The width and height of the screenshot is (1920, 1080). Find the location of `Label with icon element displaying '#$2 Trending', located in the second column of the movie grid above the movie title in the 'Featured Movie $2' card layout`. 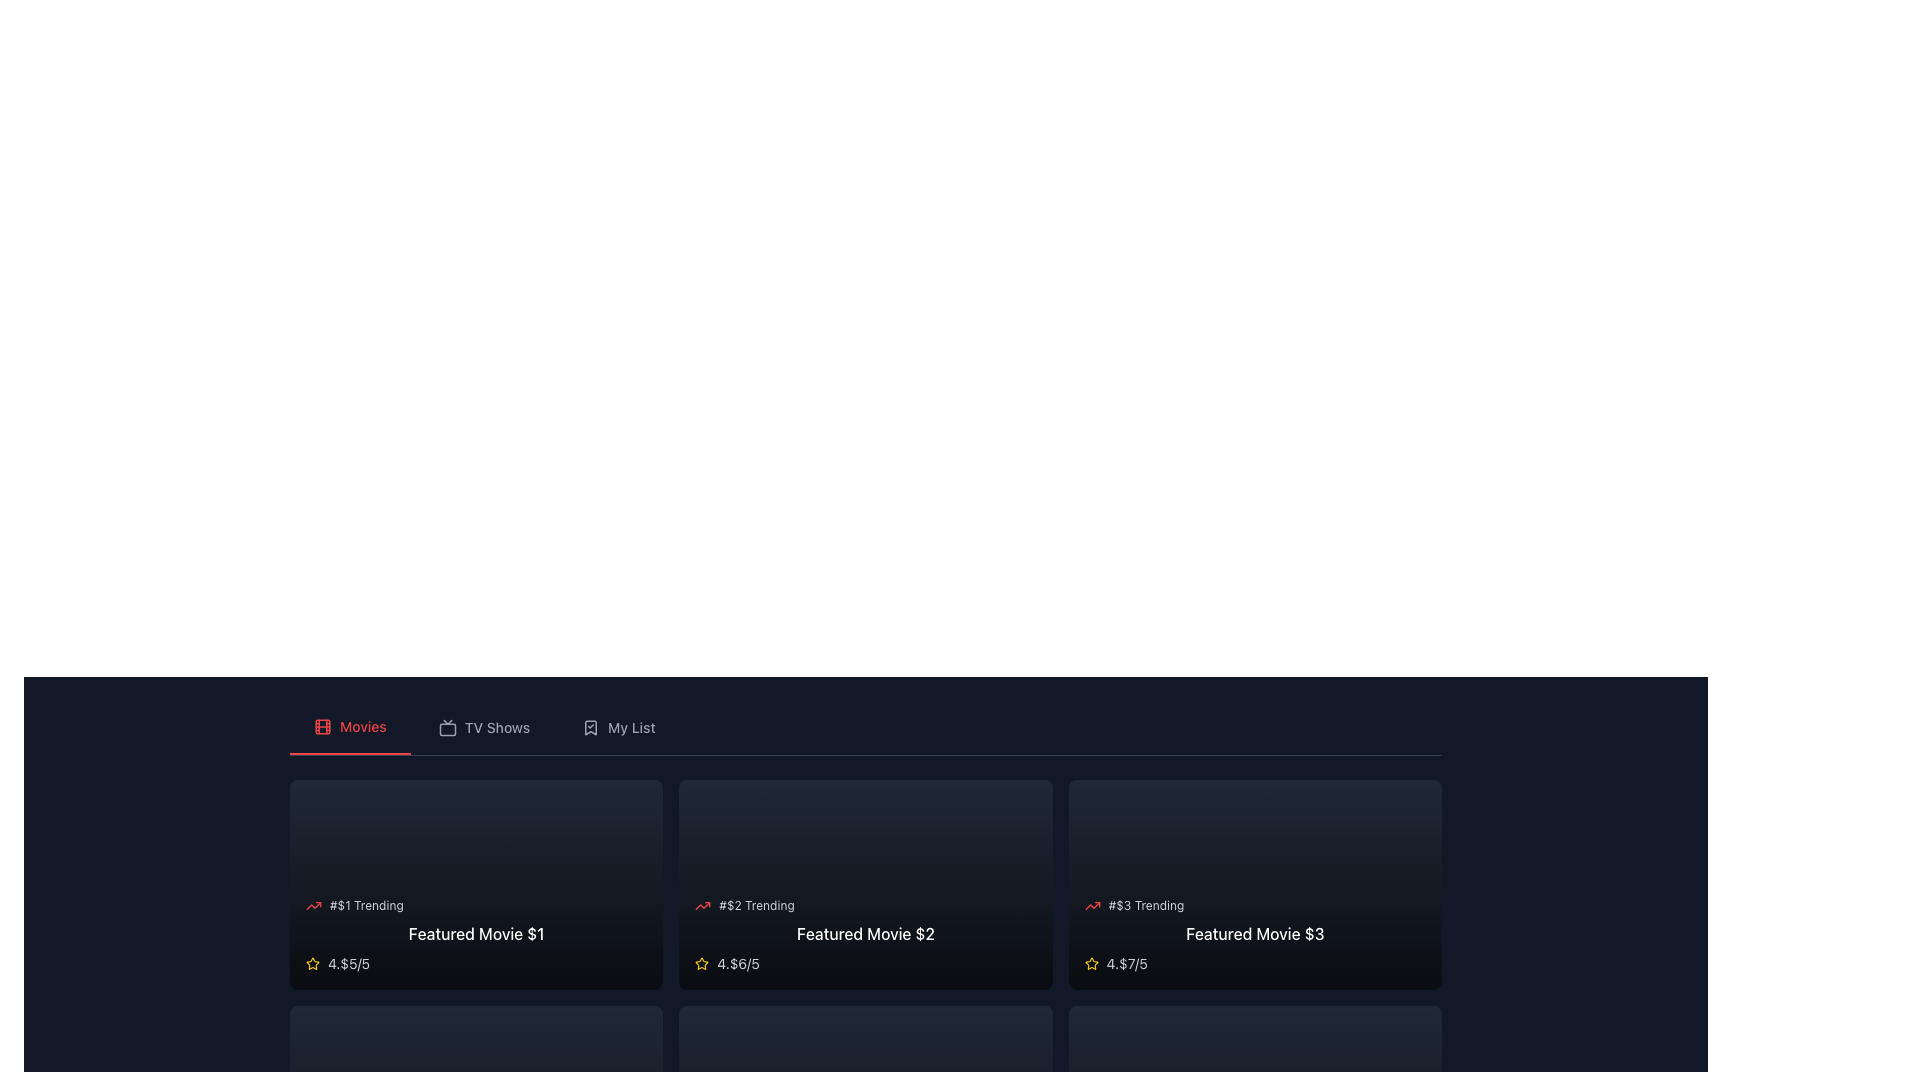

Label with icon element displaying '#$2 Trending', located in the second column of the movie grid above the movie title in the 'Featured Movie $2' card layout is located at coordinates (865, 906).